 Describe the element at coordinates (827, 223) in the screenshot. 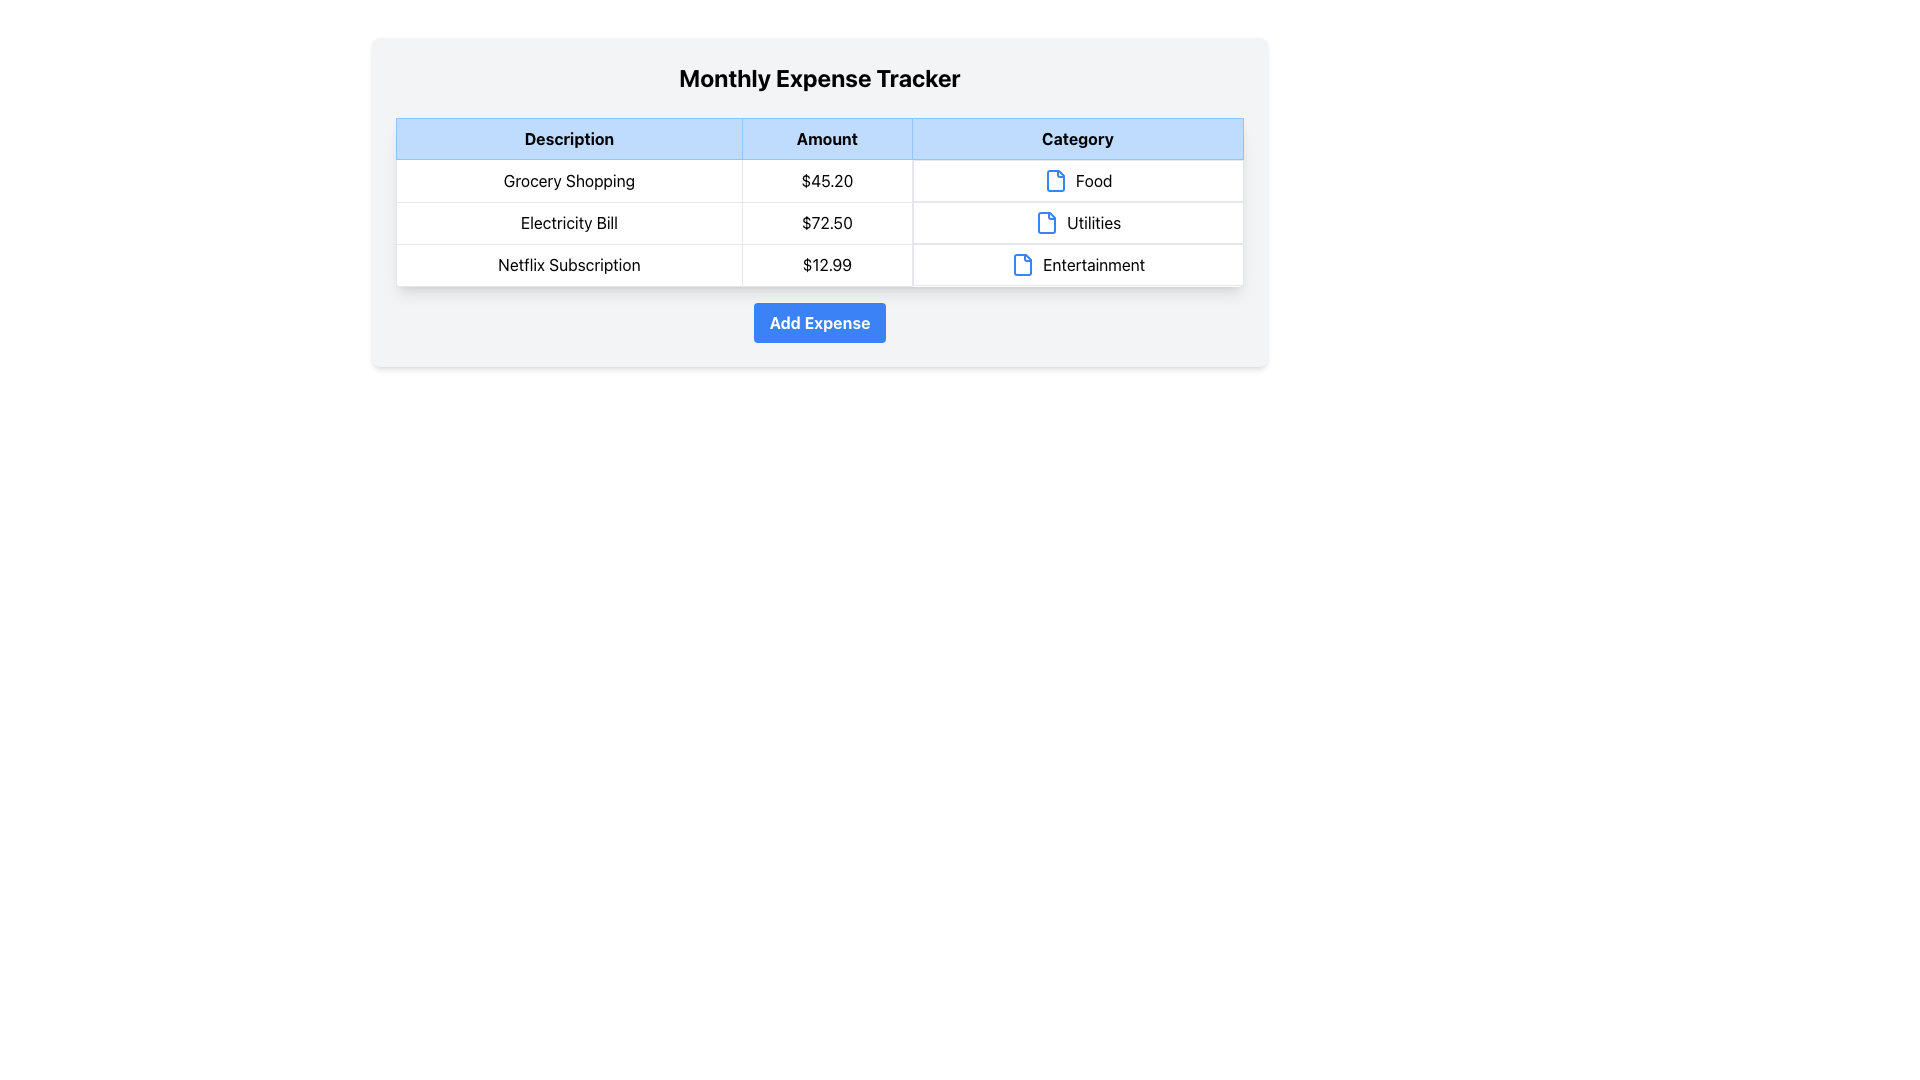

I see `the static text component displaying the monetary value '$72.50' located in the 'Amount' column of the table, which is the second item in that column` at that location.